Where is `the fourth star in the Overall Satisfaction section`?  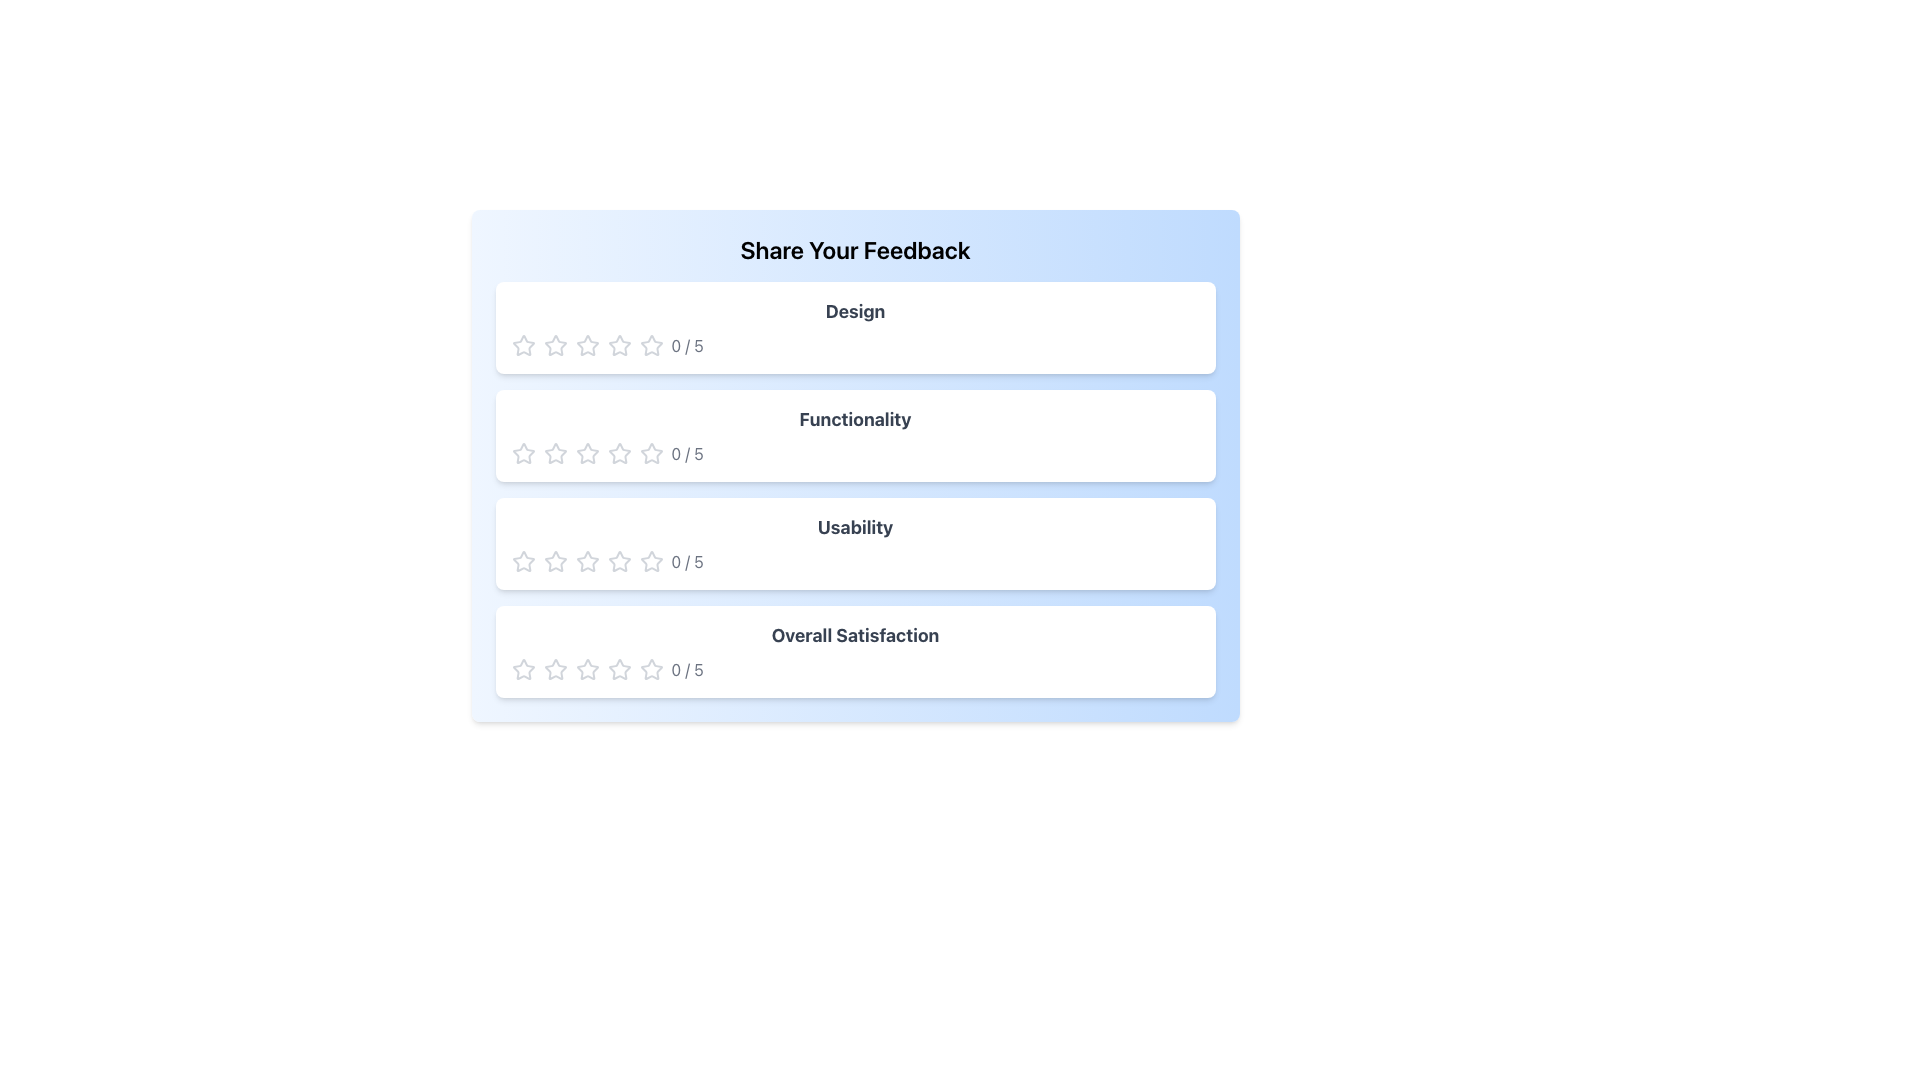
the fourth star in the Overall Satisfaction section is located at coordinates (618, 670).